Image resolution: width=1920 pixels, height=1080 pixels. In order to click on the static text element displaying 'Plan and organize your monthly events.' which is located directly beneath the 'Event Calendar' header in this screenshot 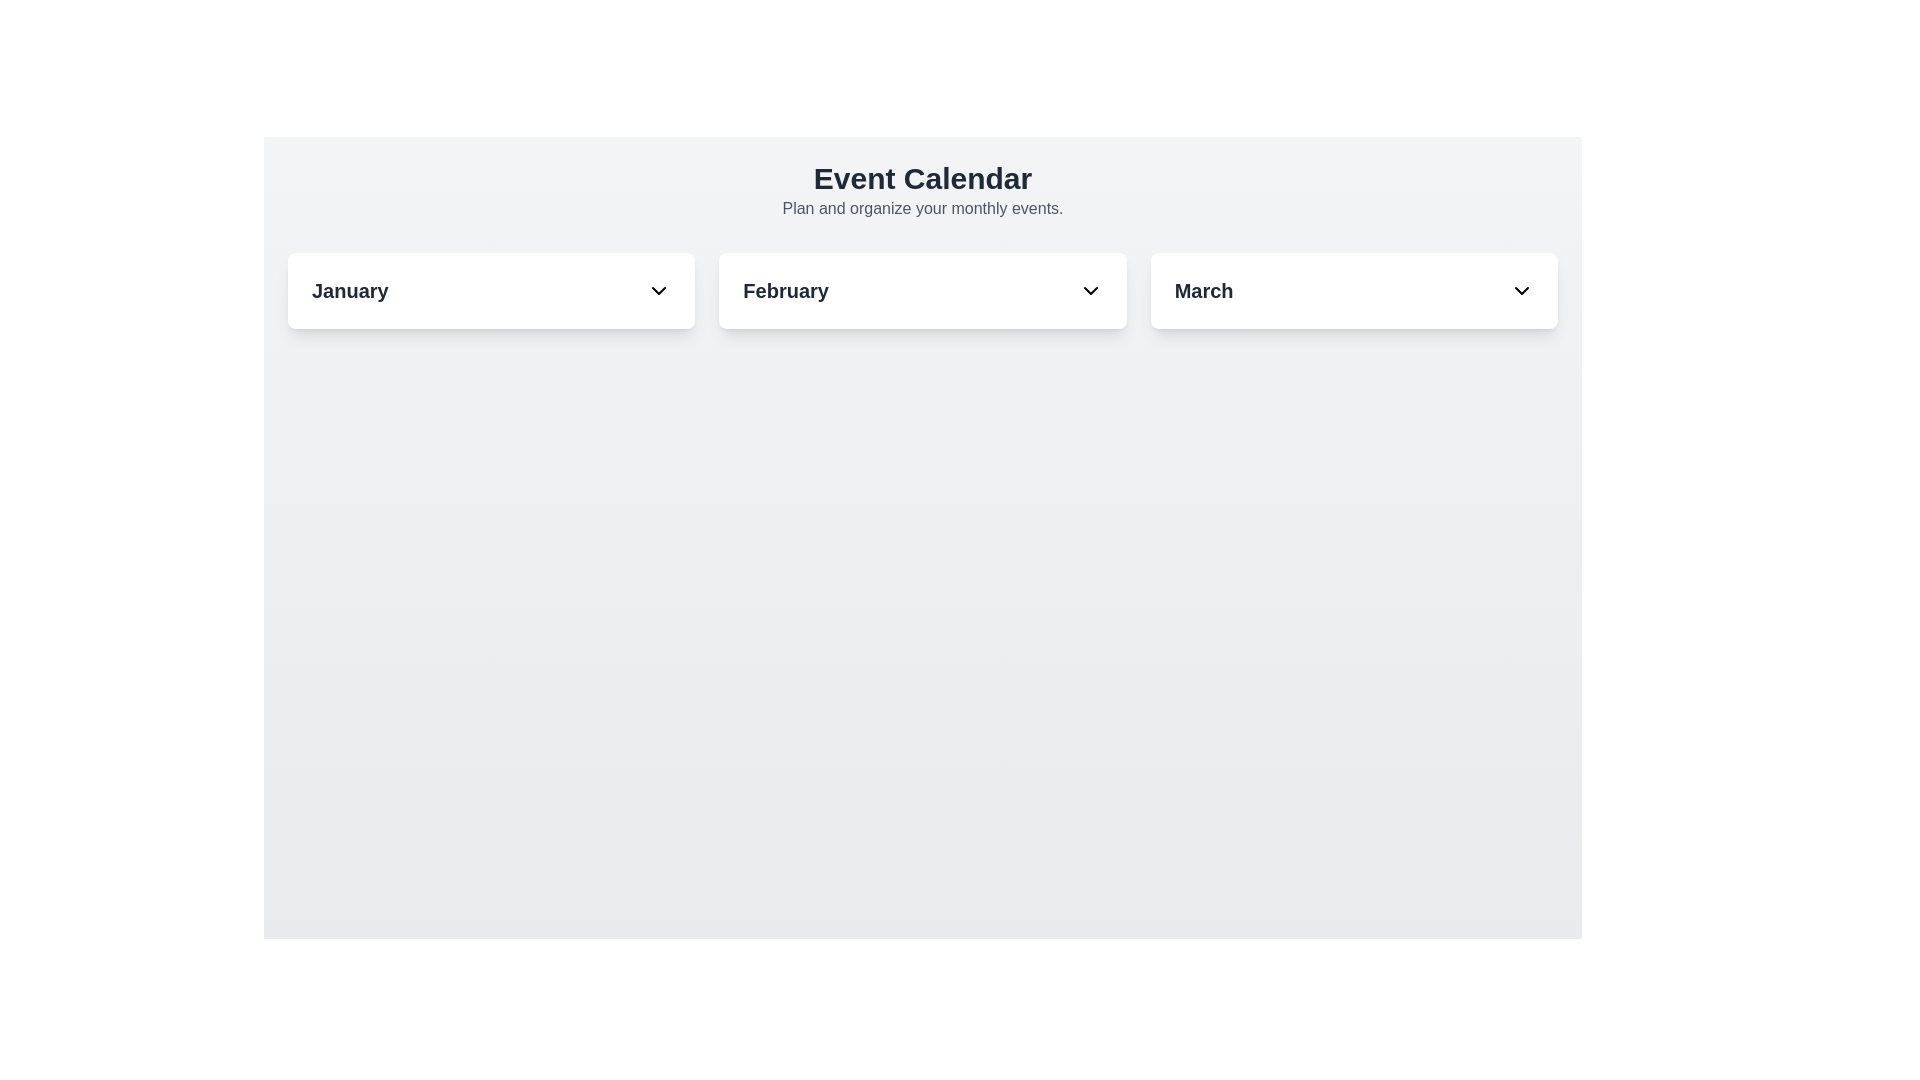, I will do `click(921, 208)`.